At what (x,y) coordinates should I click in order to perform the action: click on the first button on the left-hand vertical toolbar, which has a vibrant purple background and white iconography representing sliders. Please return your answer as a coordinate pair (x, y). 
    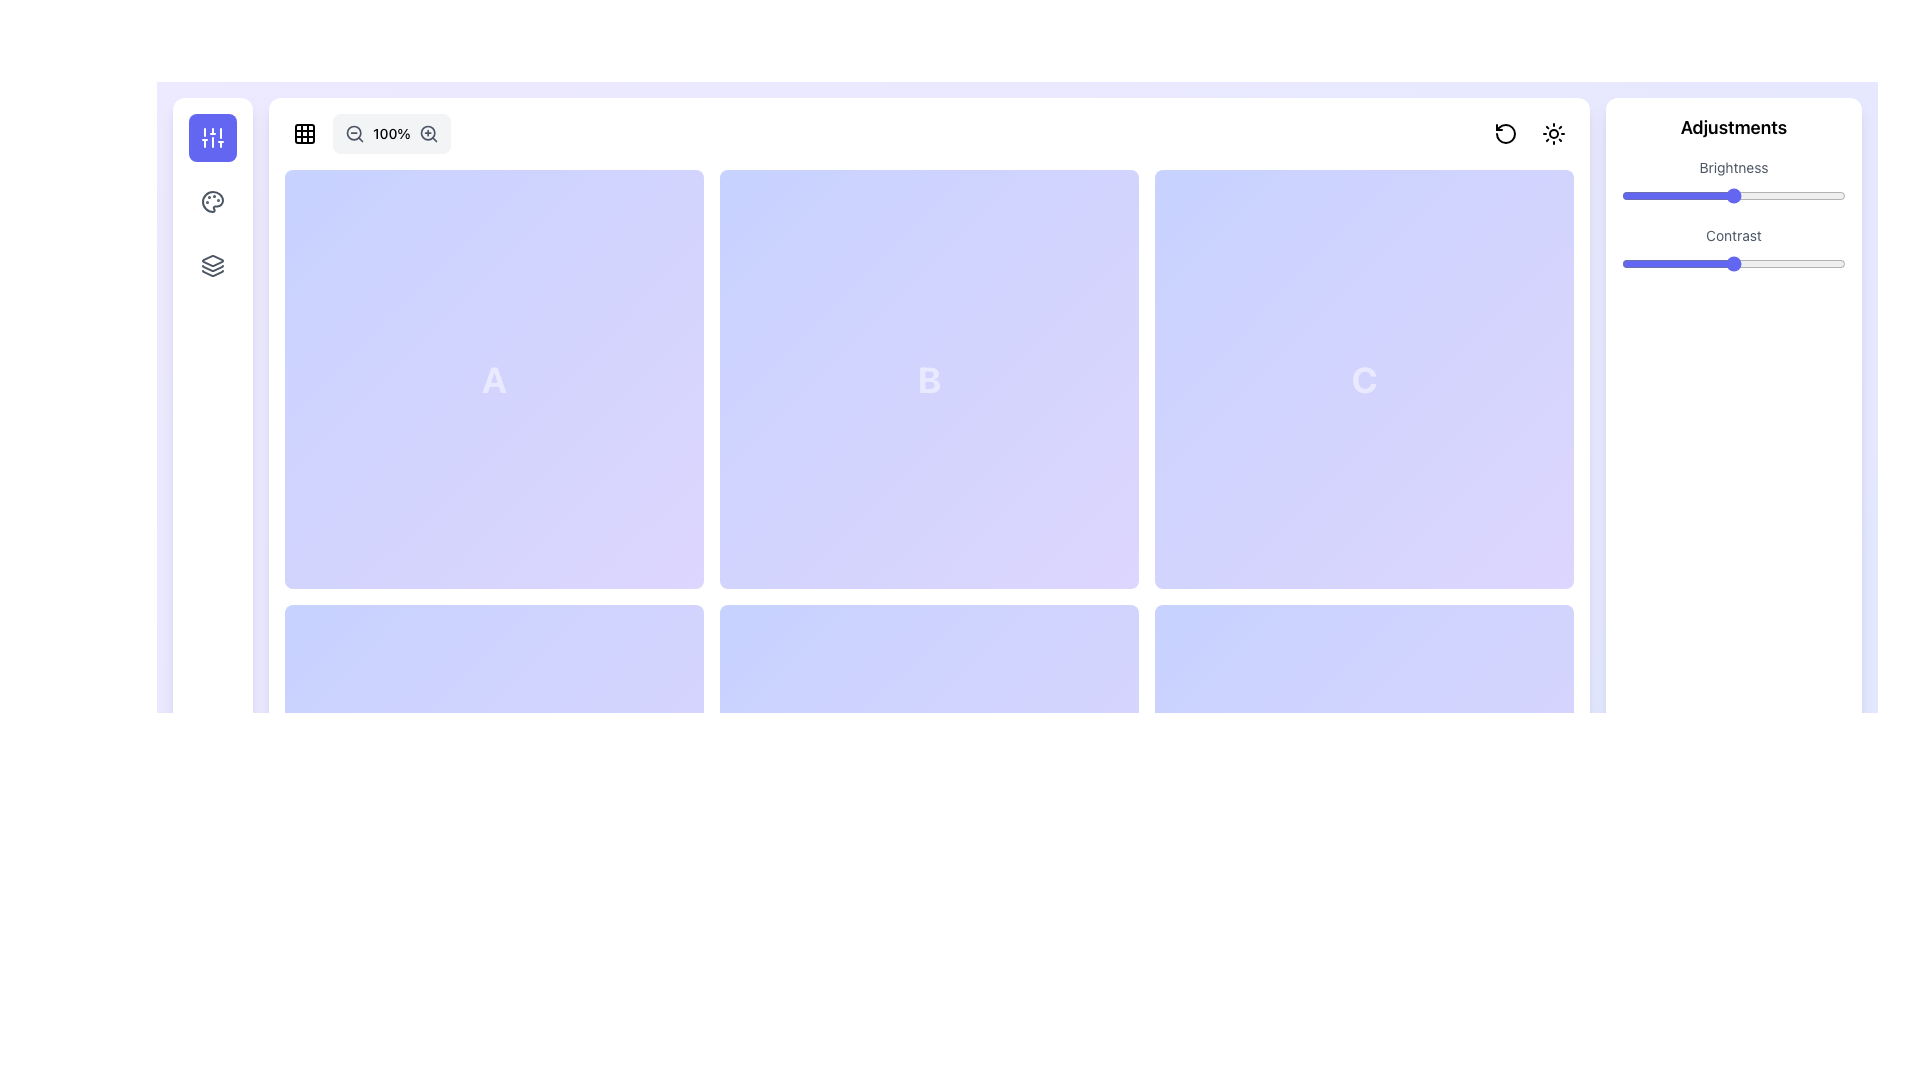
    Looking at the image, I should click on (212, 137).